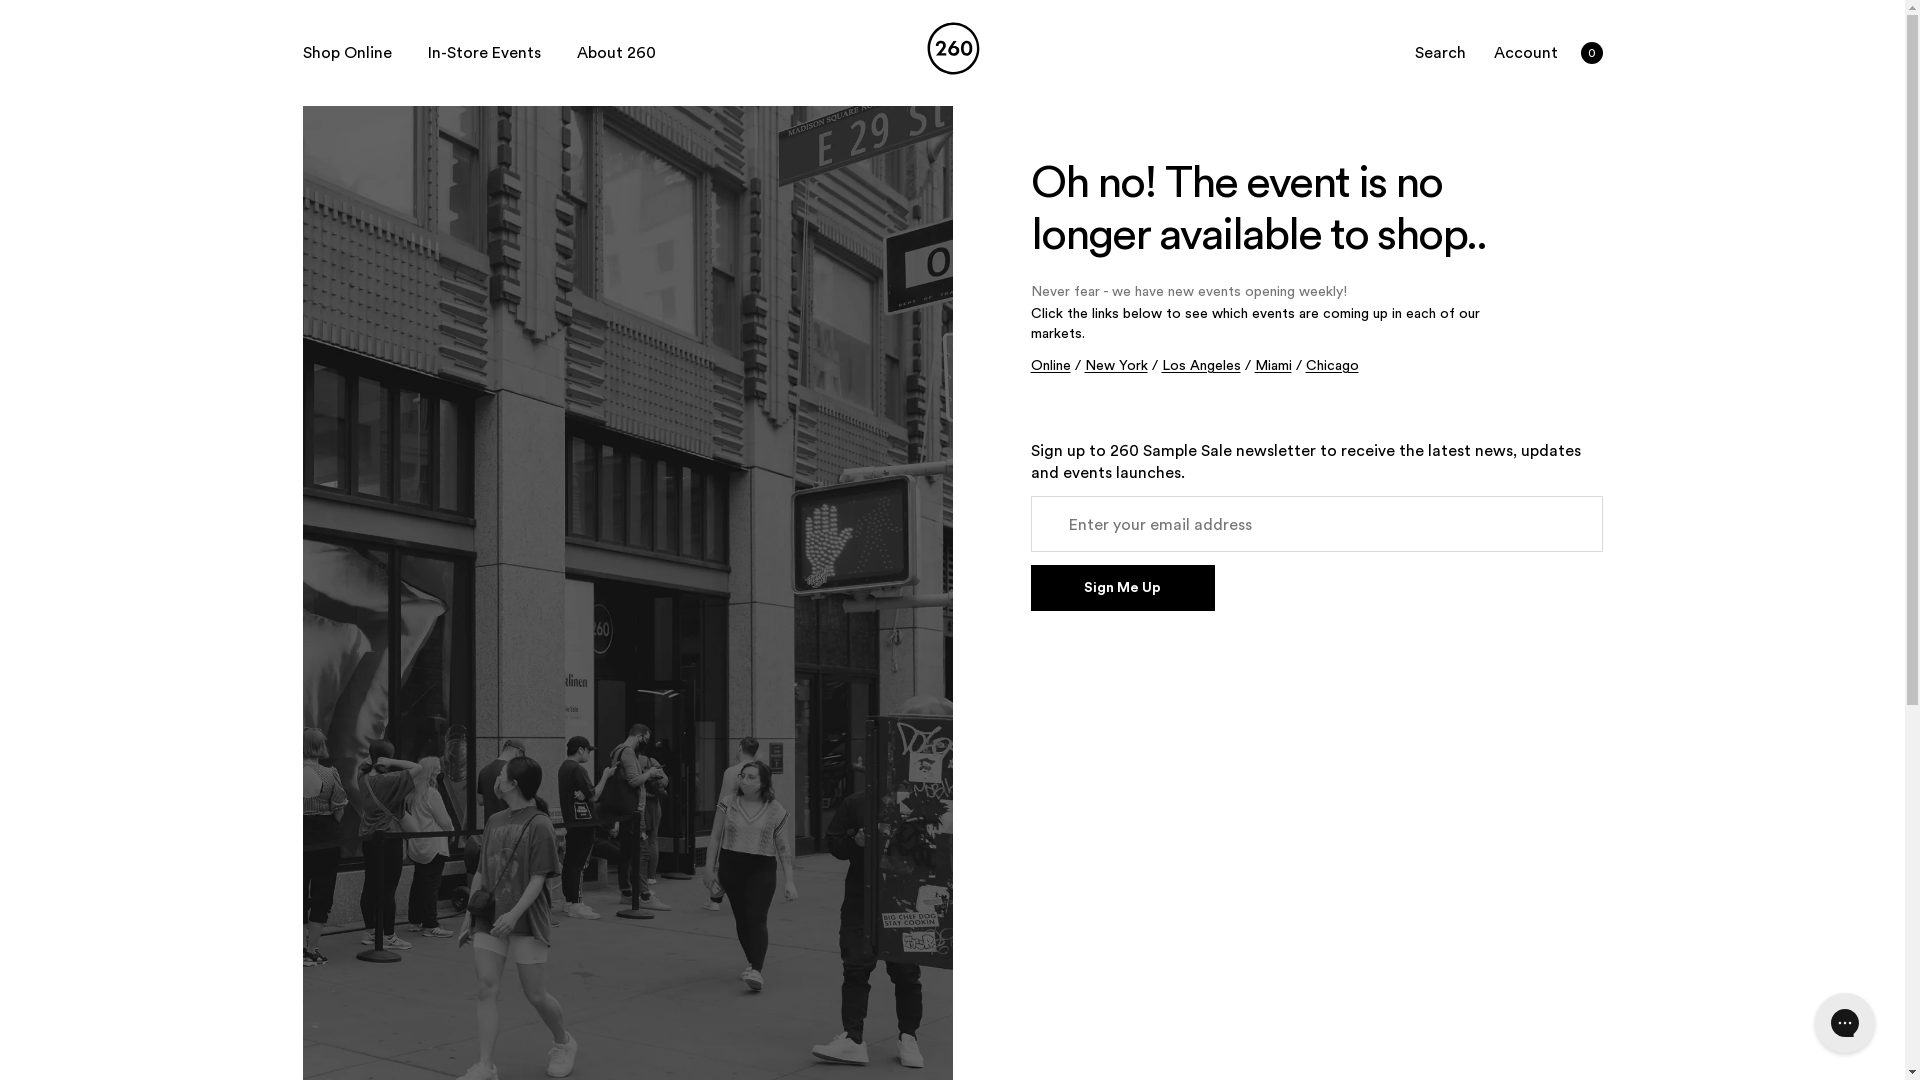 The height and width of the screenshot is (1080, 1920). Describe the element at coordinates (1843, 1022) in the screenshot. I see `'Gorgias live chat messenger'` at that location.